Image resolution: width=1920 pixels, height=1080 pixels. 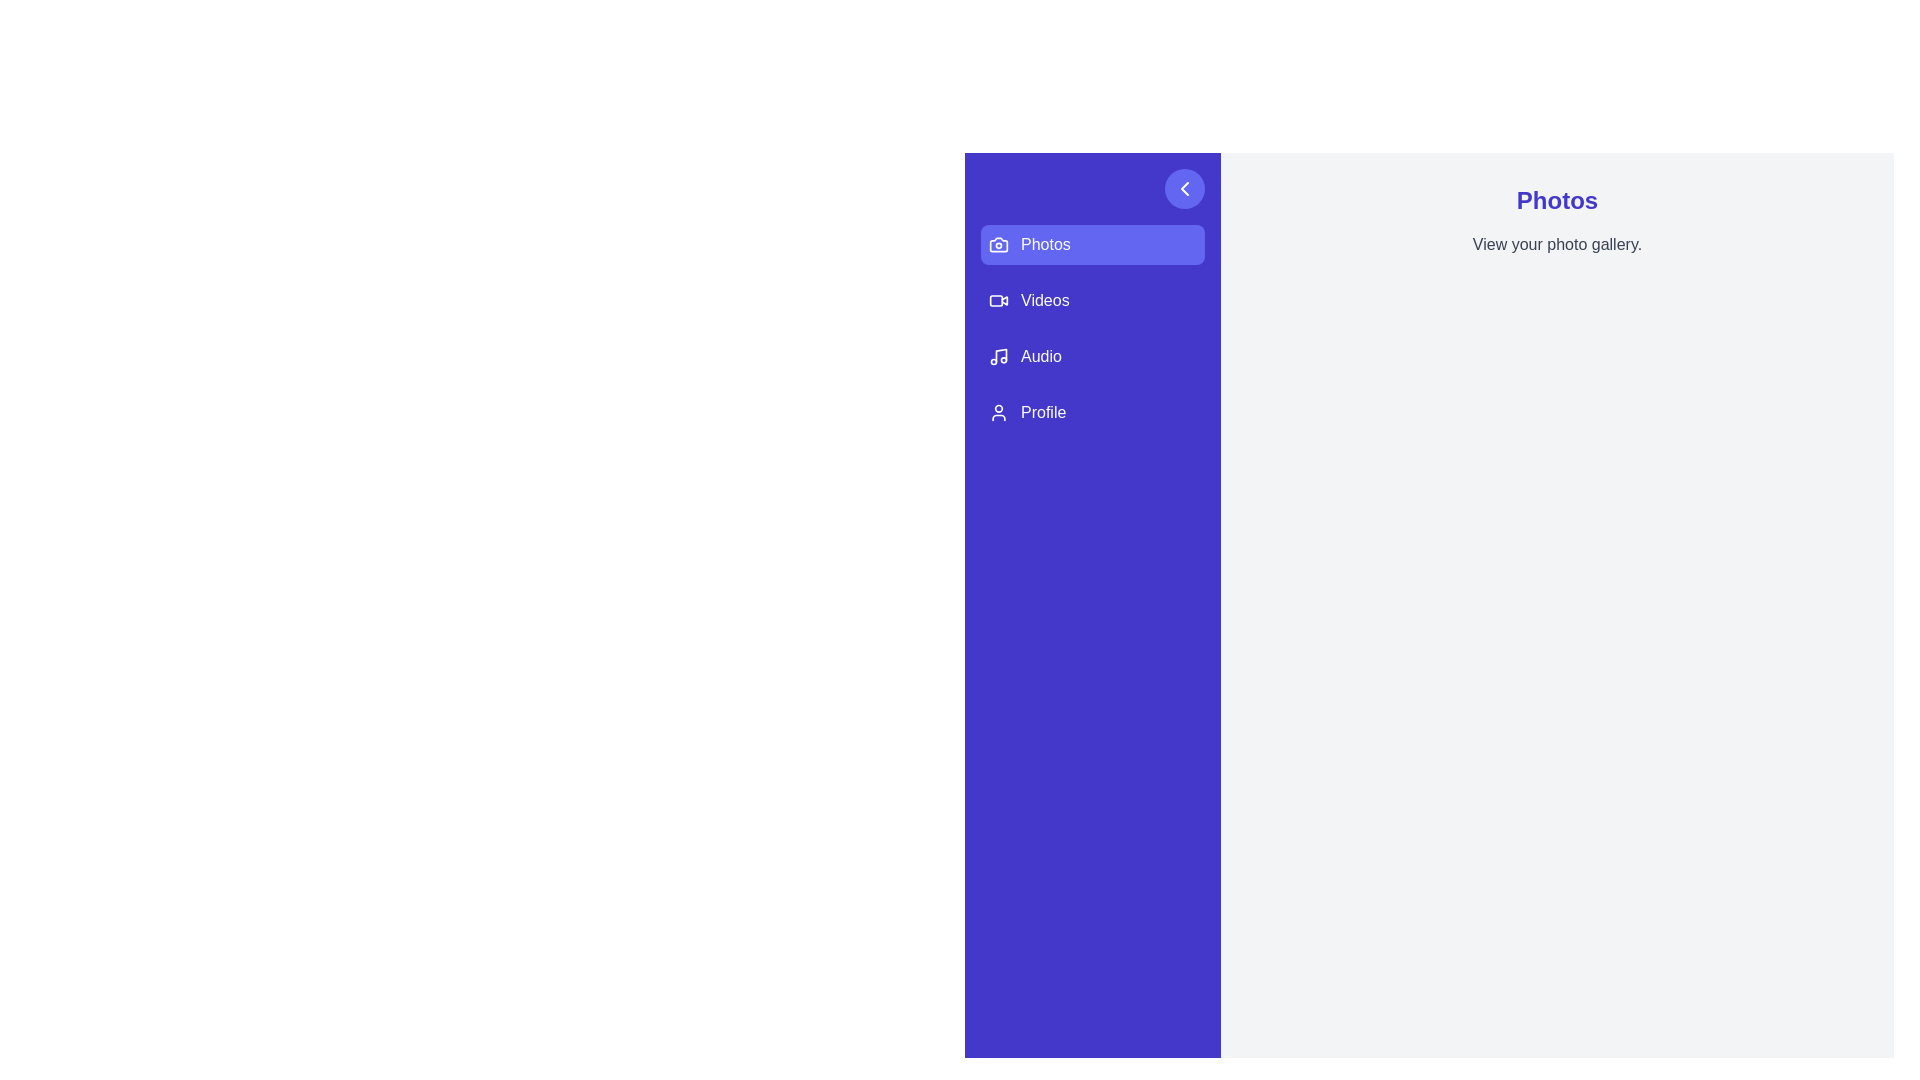 I want to click on the Profile navigation button located in the left-hand sidebar, which is the fourth item in a vertical list beneath Photos, Videos, and Audio, to trigger the UI effect indicating interactivity, so click(x=1092, y=411).